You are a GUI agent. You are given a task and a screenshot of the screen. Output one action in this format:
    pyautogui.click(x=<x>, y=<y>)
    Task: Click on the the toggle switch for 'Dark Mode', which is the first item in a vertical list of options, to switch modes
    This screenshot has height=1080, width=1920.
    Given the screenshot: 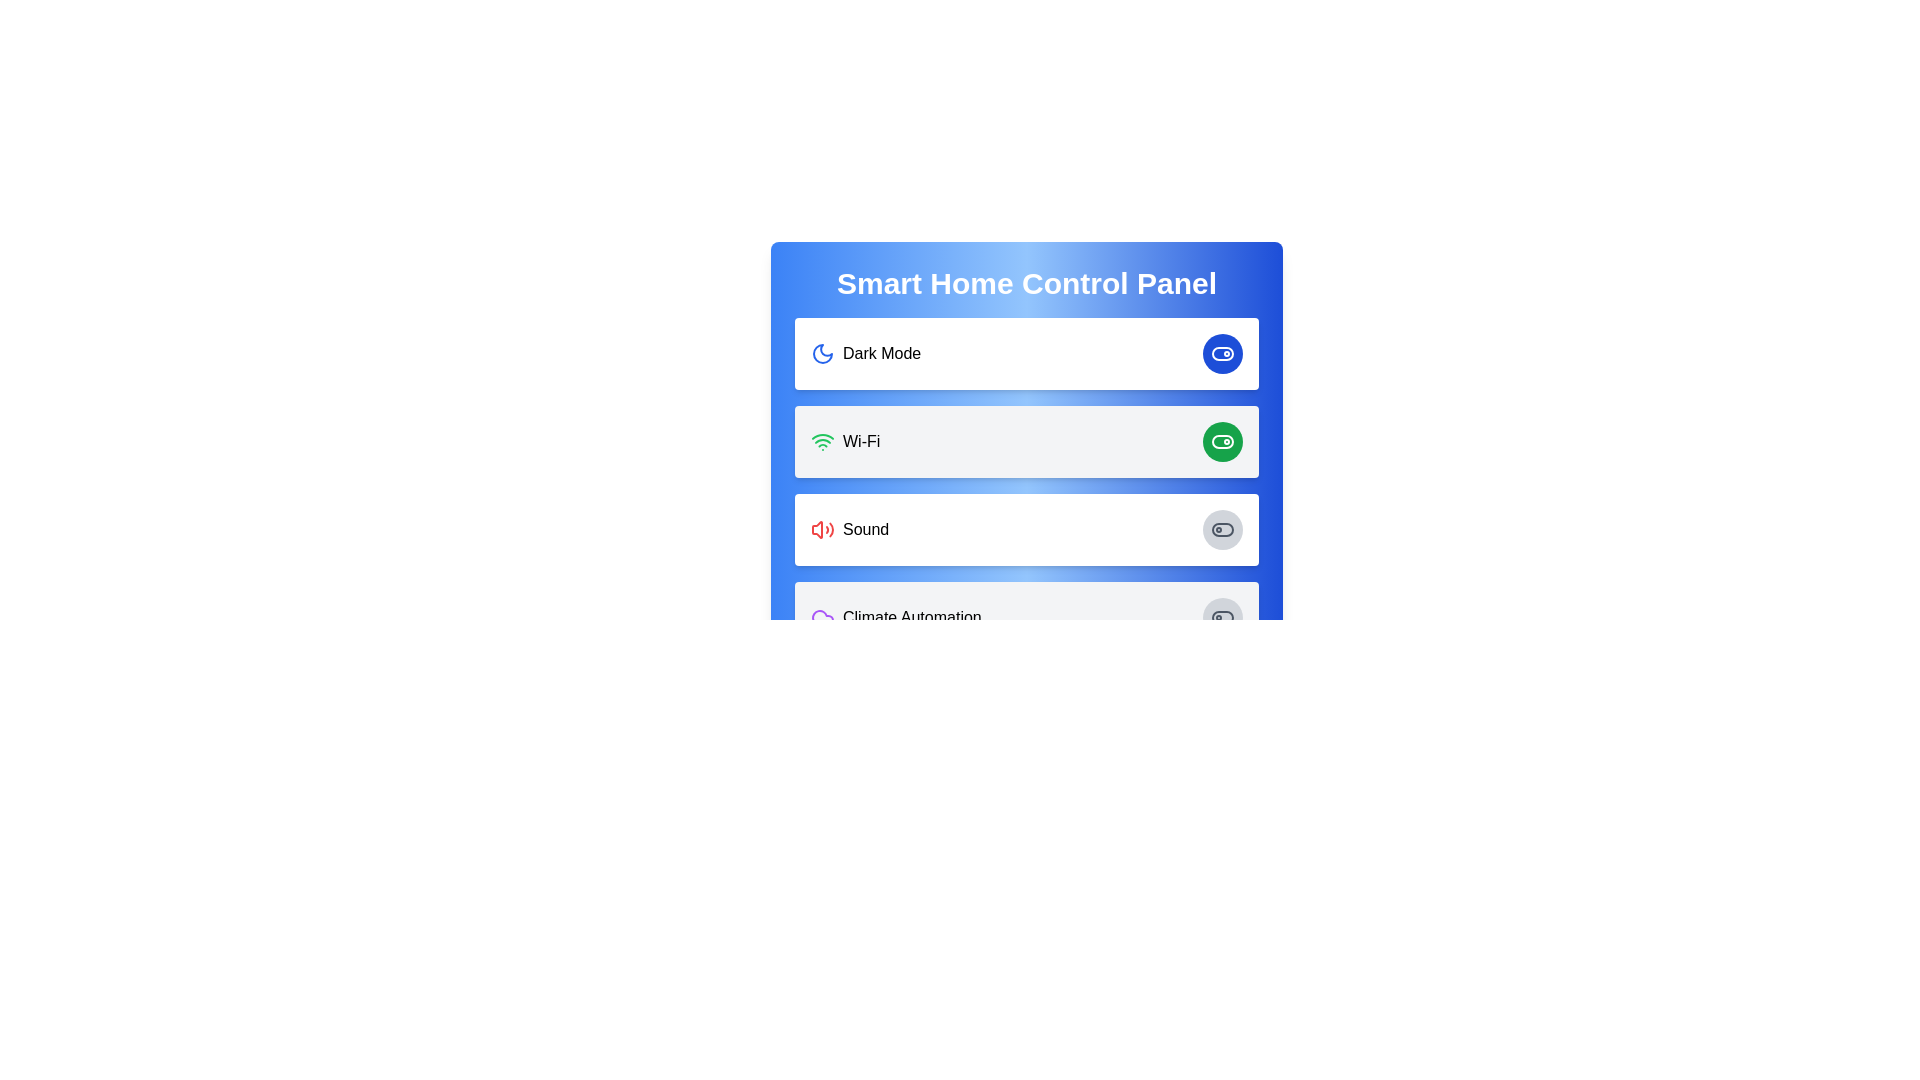 What is the action you would take?
    pyautogui.click(x=1027, y=353)
    